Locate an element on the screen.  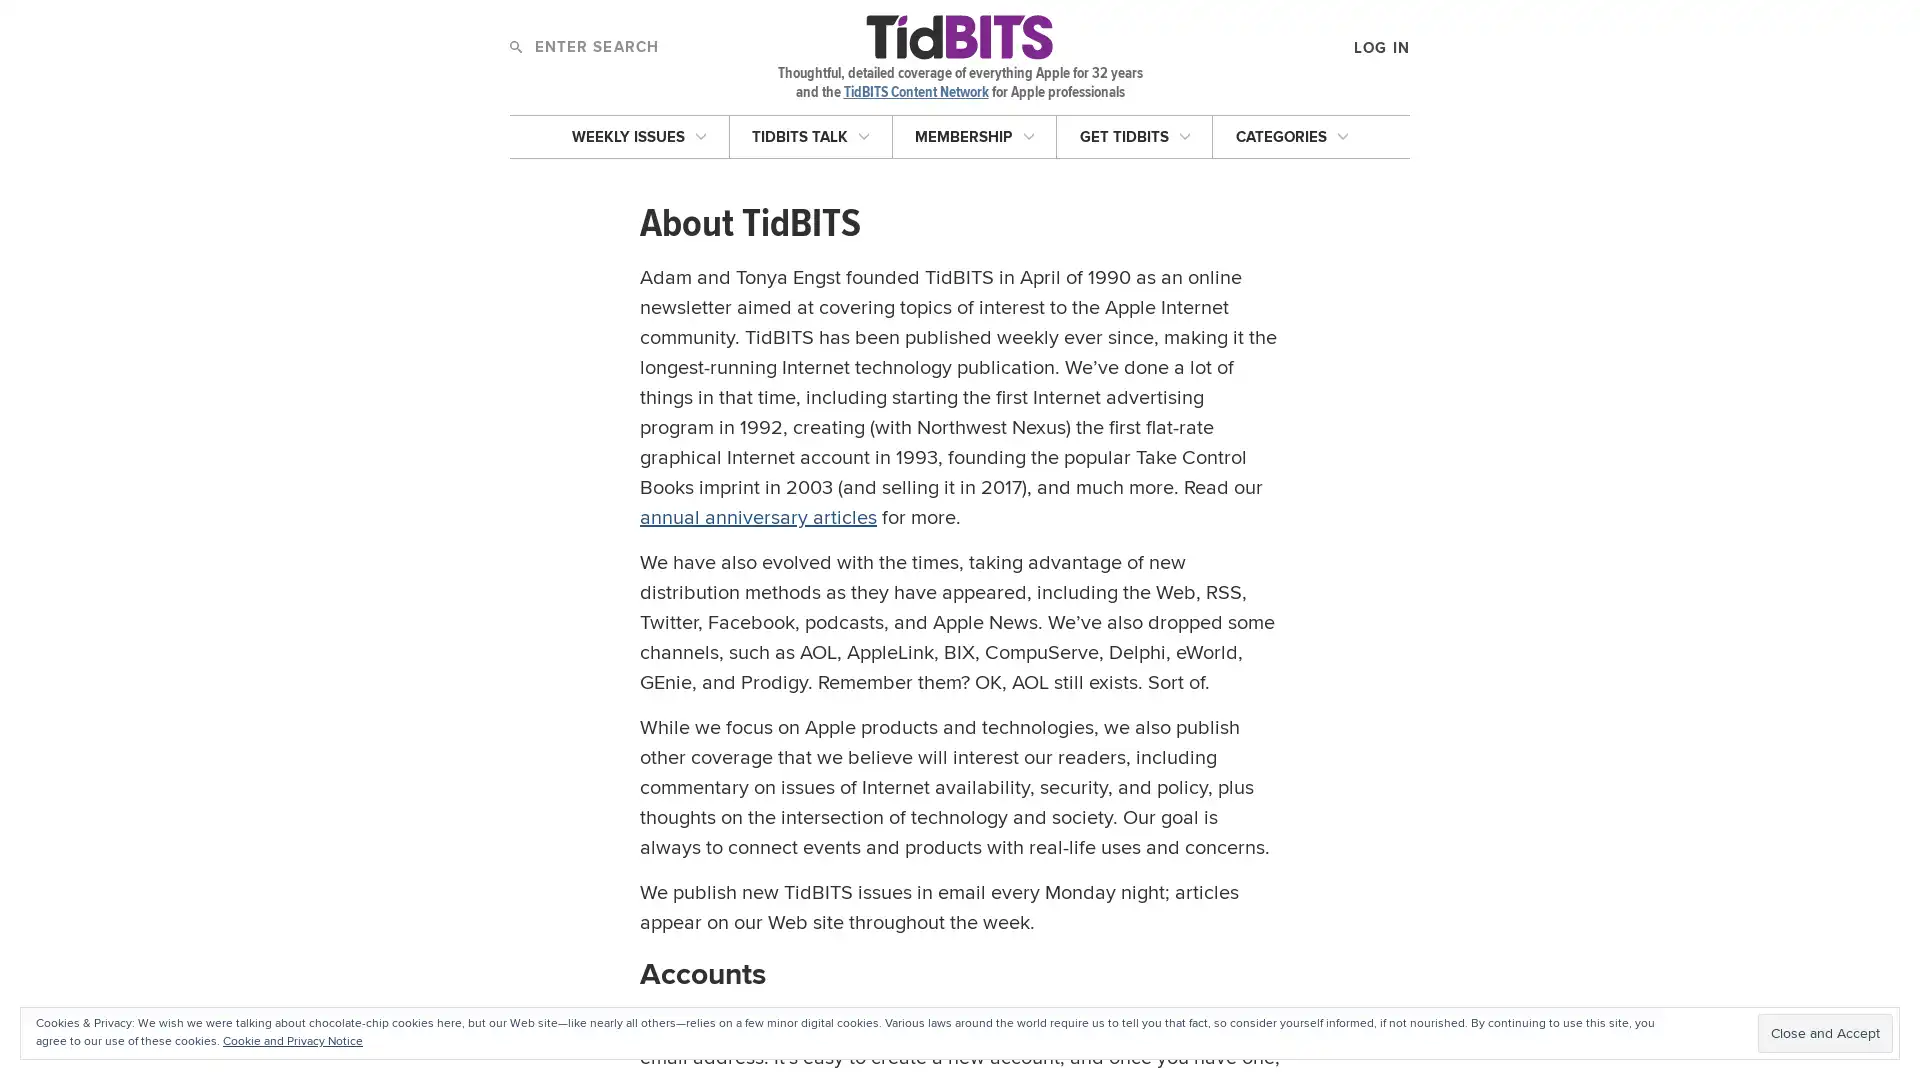
Close and Accept is located at coordinates (1825, 1033).